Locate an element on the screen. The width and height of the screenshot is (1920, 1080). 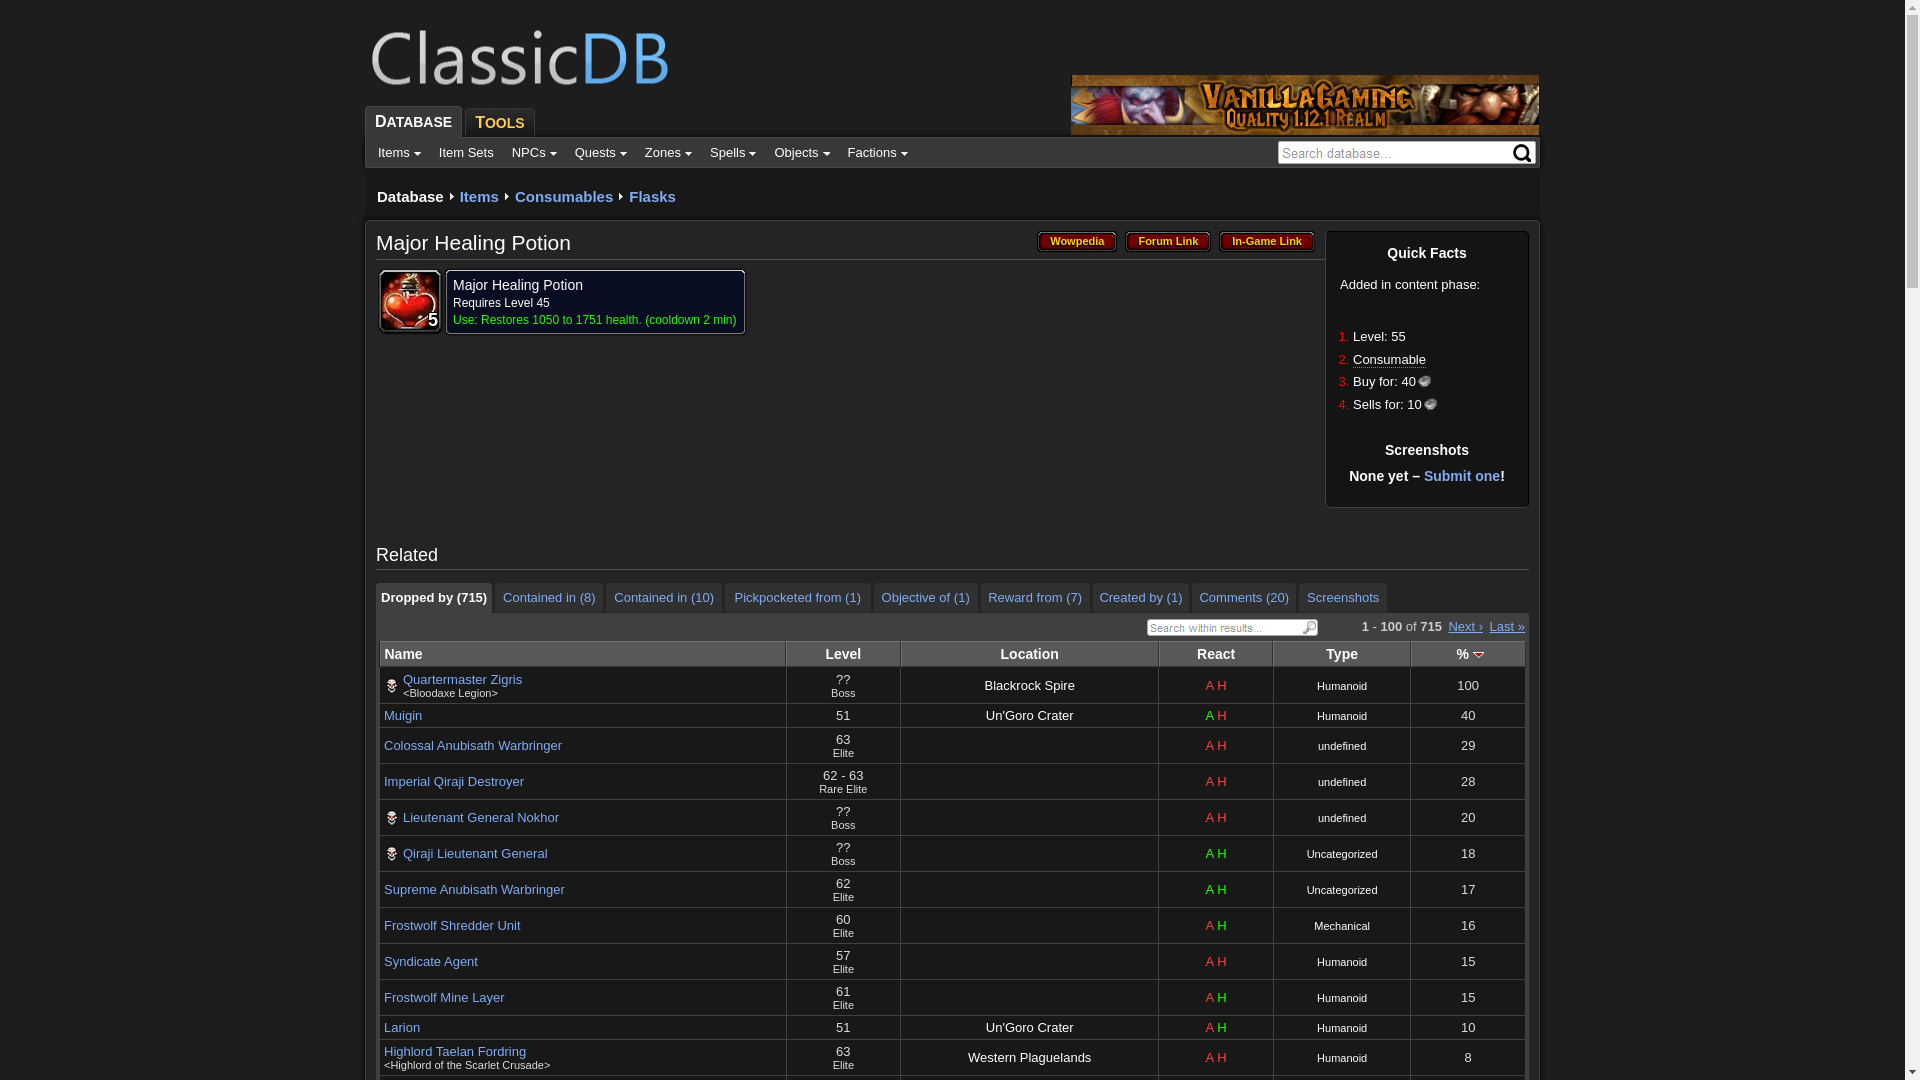
'TOOLS' is located at coordinates (498, 120).